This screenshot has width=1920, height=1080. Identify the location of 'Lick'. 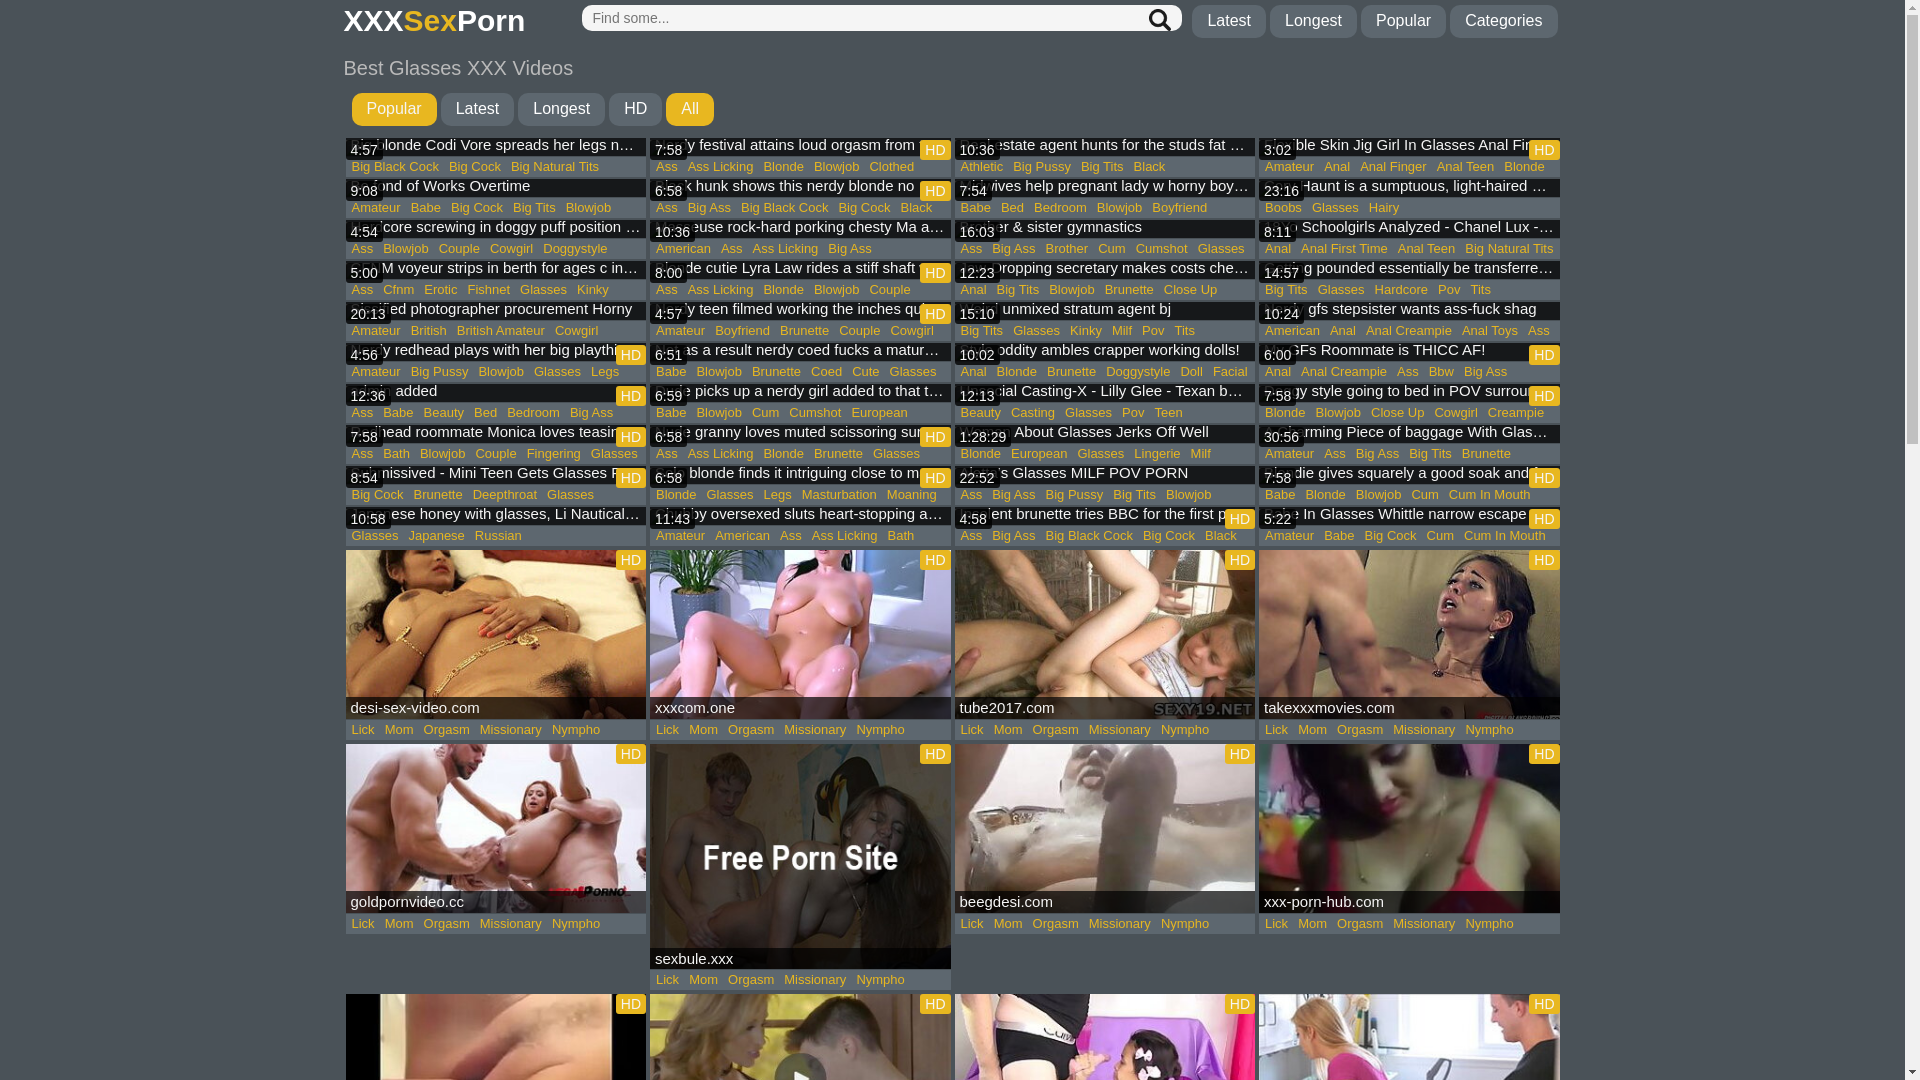
(362, 924).